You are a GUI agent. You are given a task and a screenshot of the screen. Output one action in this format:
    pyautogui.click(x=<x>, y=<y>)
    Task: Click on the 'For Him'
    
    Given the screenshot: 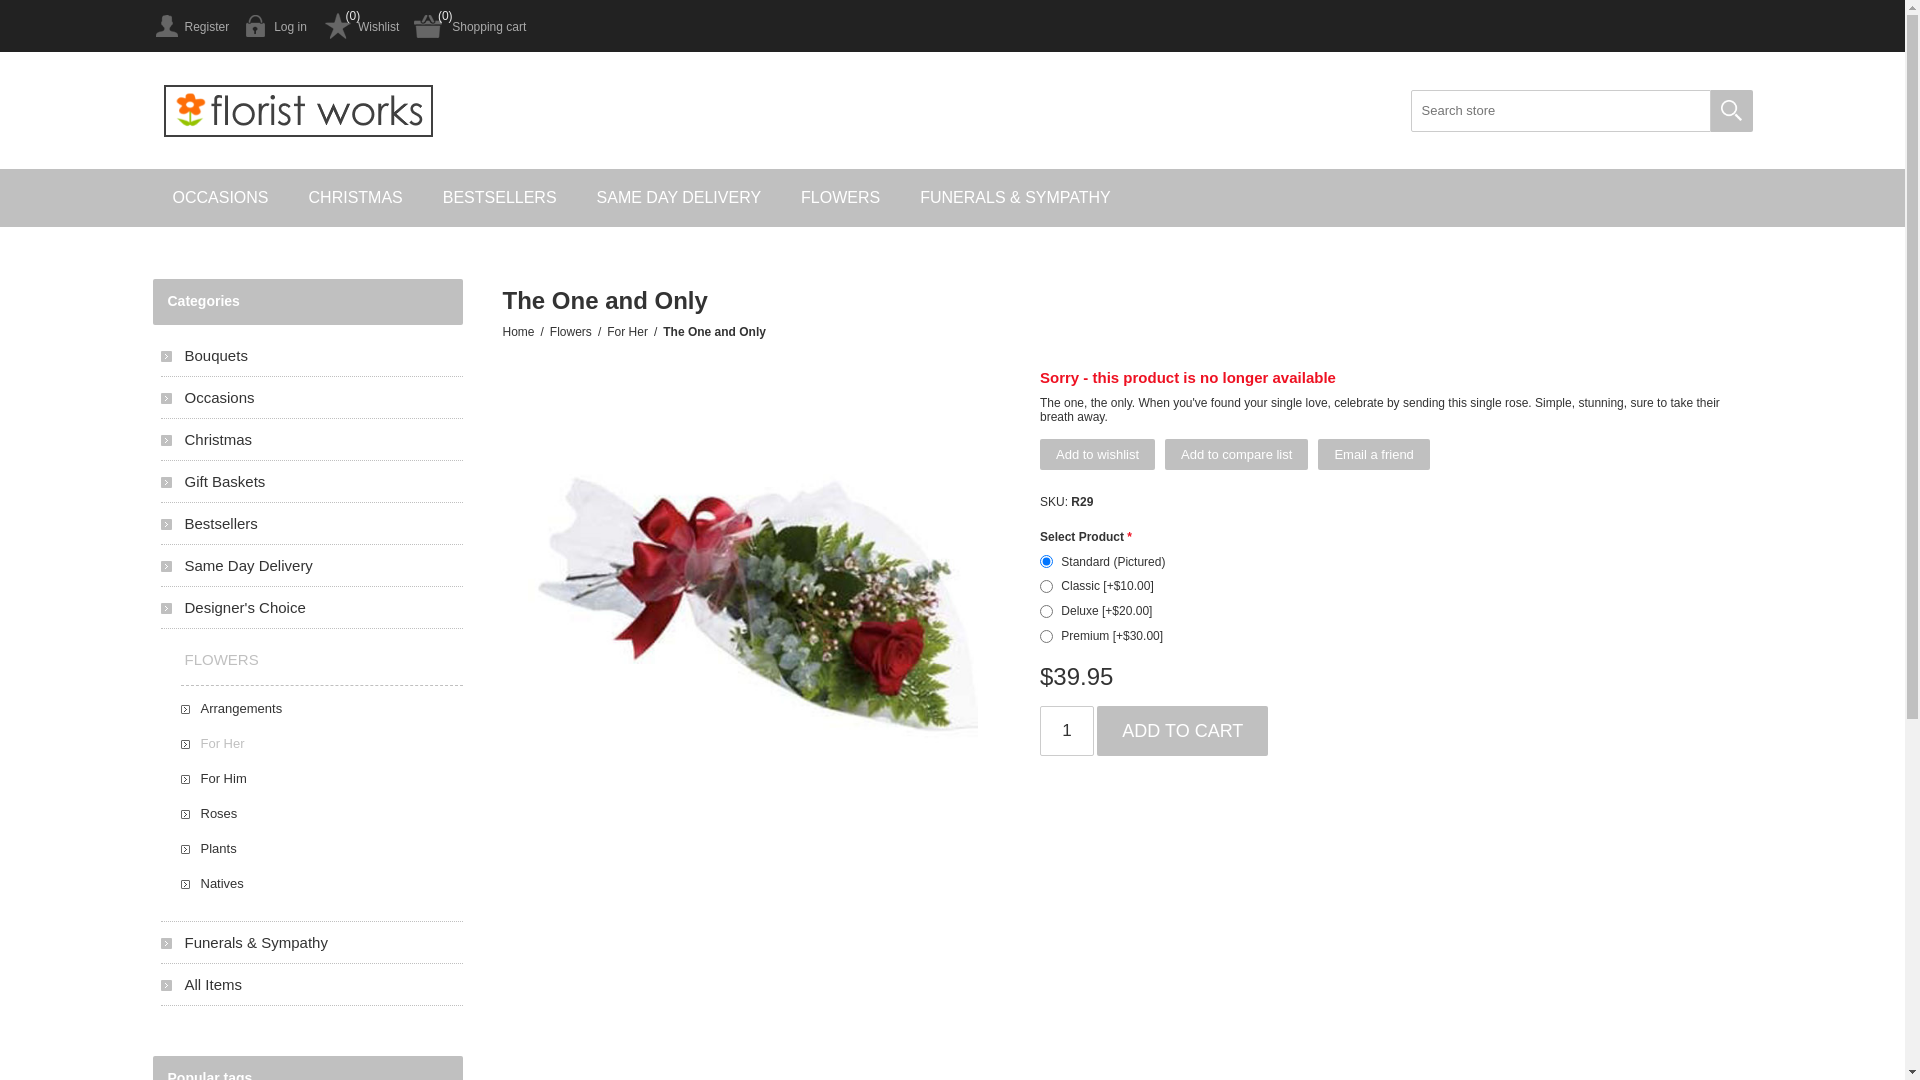 What is the action you would take?
    pyautogui.click(x=321, y=777)
    